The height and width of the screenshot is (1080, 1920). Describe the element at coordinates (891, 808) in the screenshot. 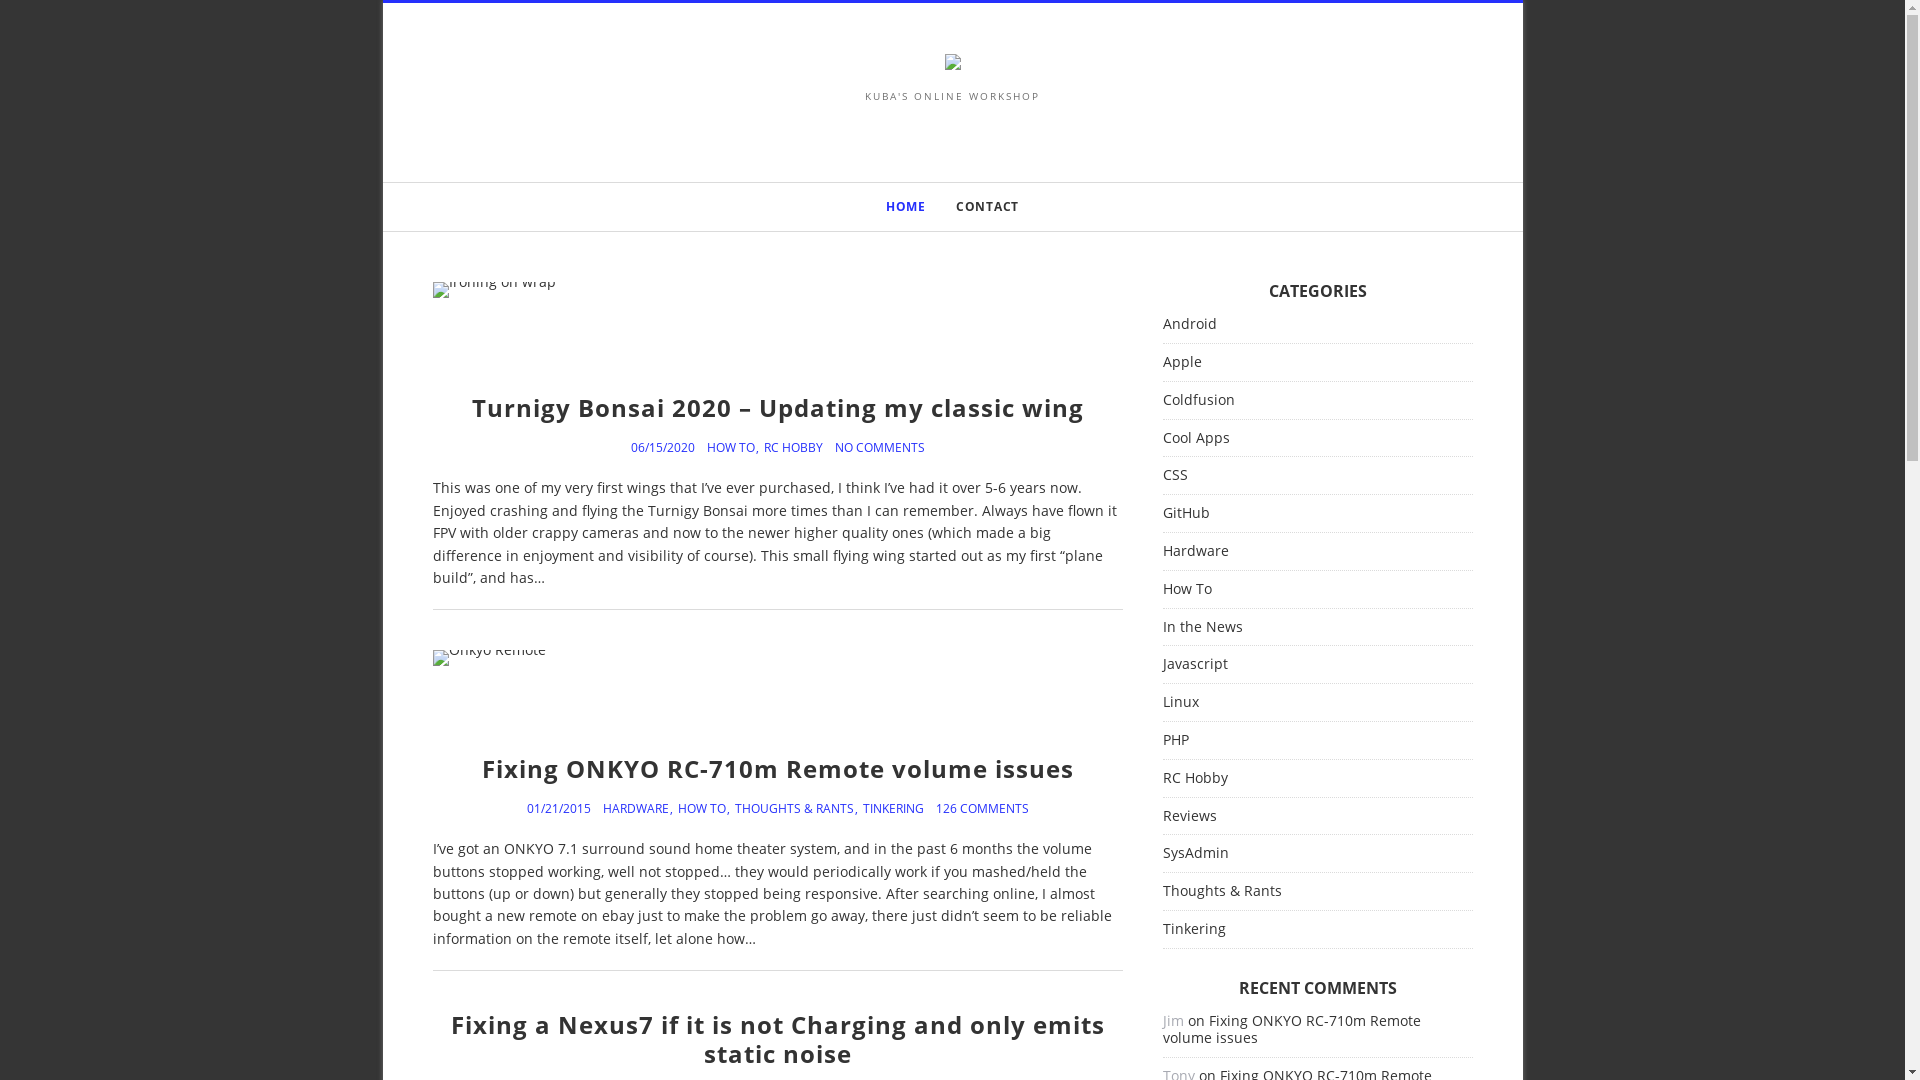

I see `'TINKERING'` at that location.